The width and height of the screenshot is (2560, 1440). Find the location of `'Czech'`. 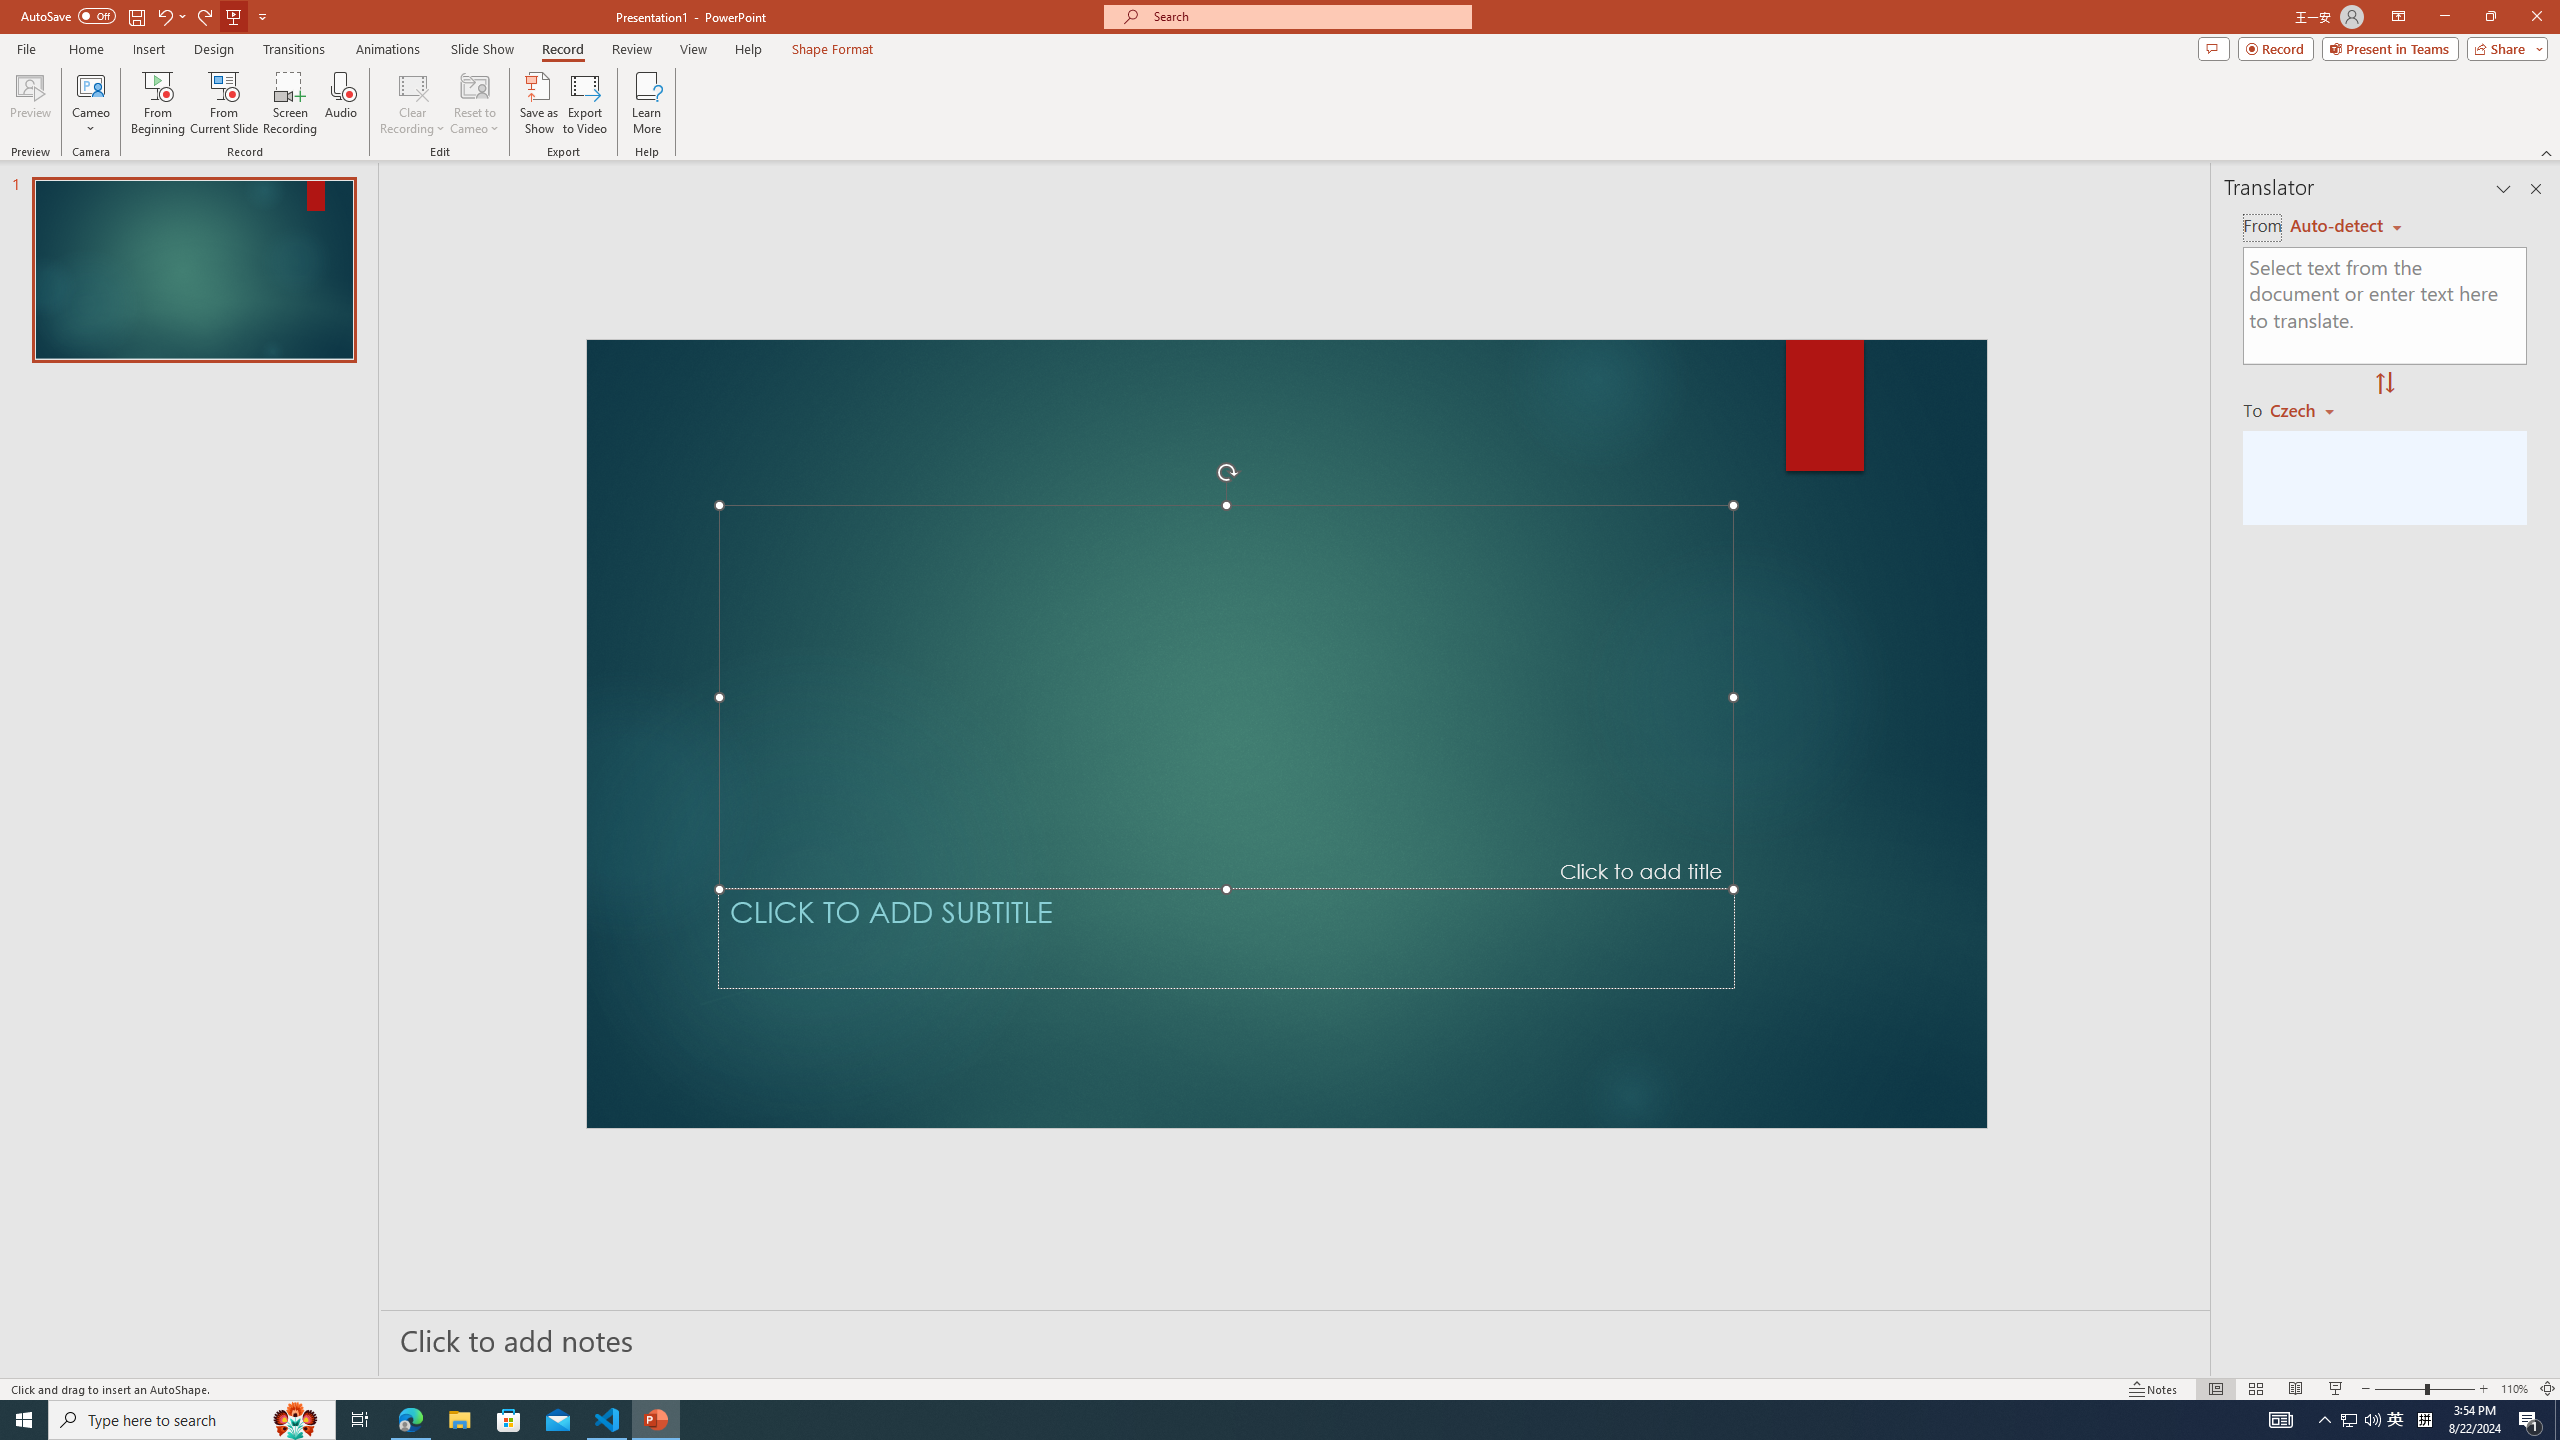

'Czech' is located at coordinates (2310, 409).